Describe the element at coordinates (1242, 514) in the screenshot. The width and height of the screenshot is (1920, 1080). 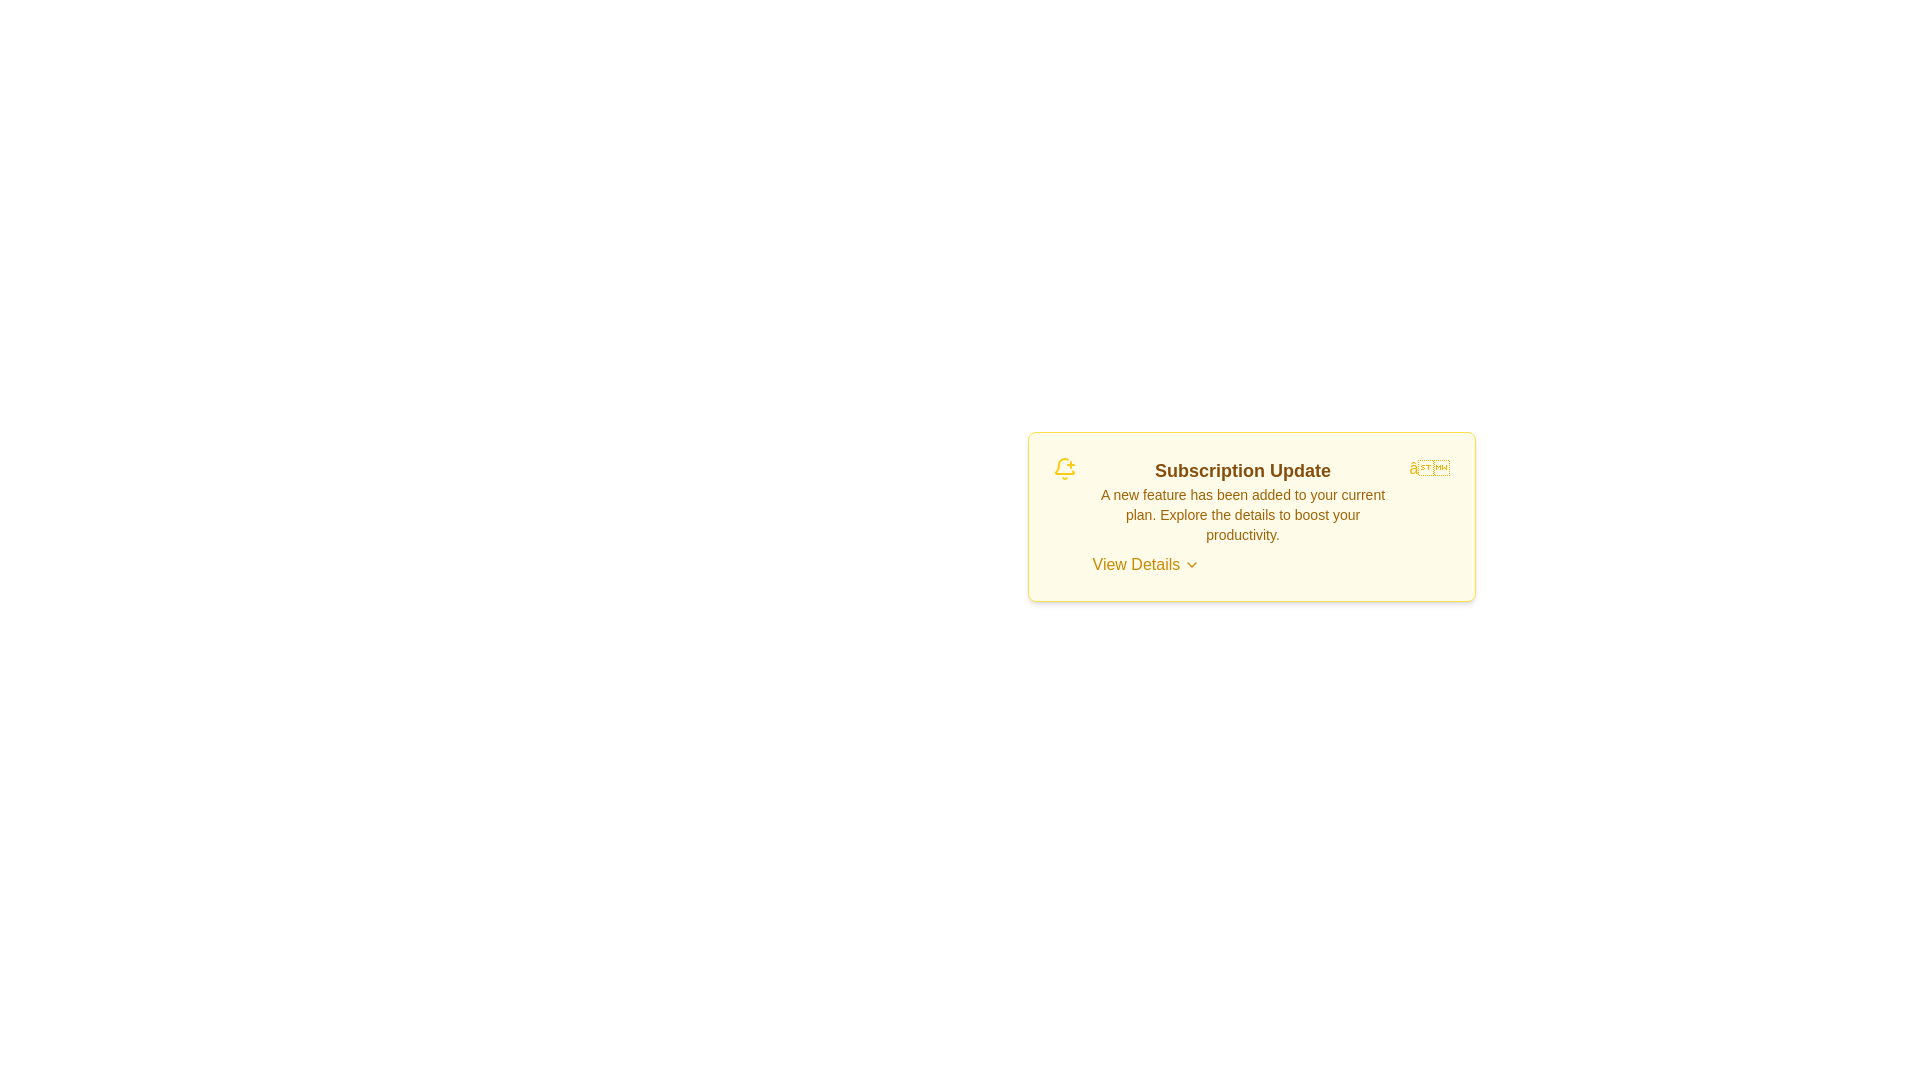
I see `the text to select it` at that location.